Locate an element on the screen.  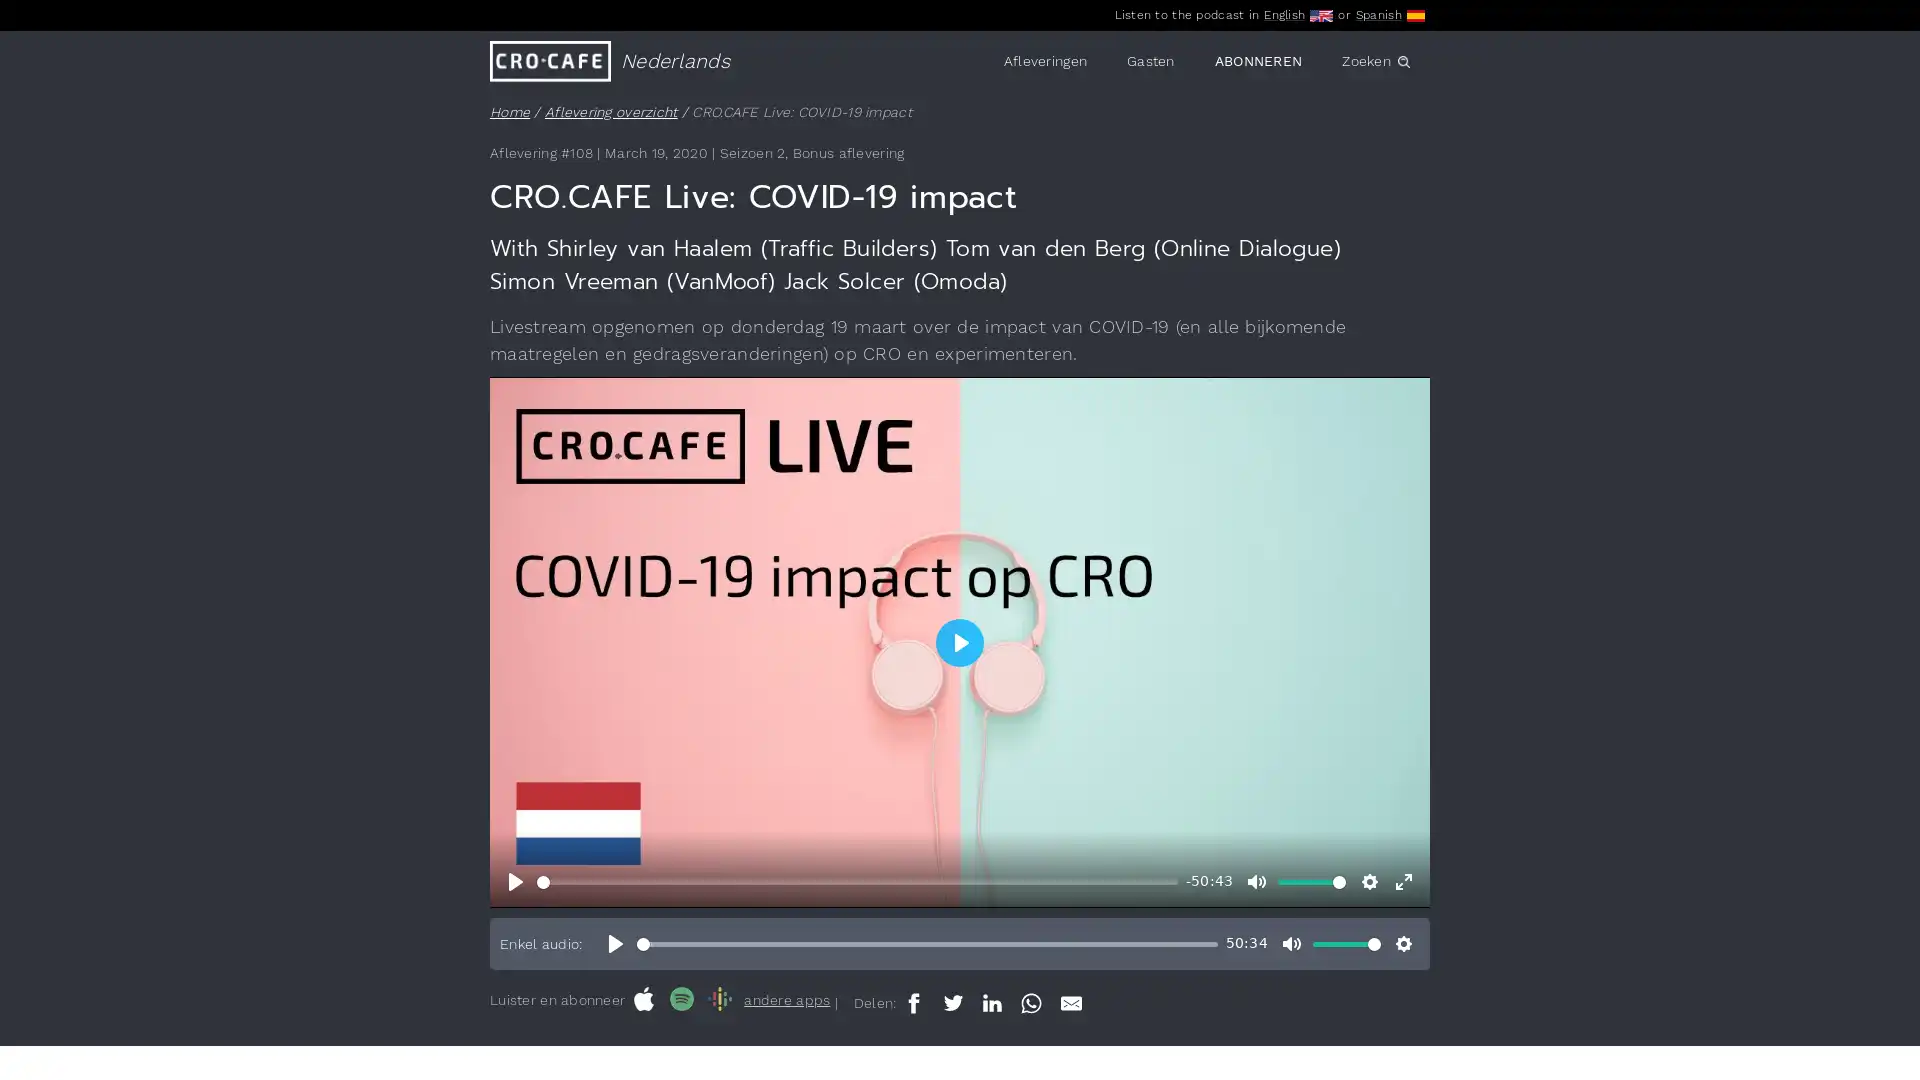
Mute is located at coordinates (1291, 944).